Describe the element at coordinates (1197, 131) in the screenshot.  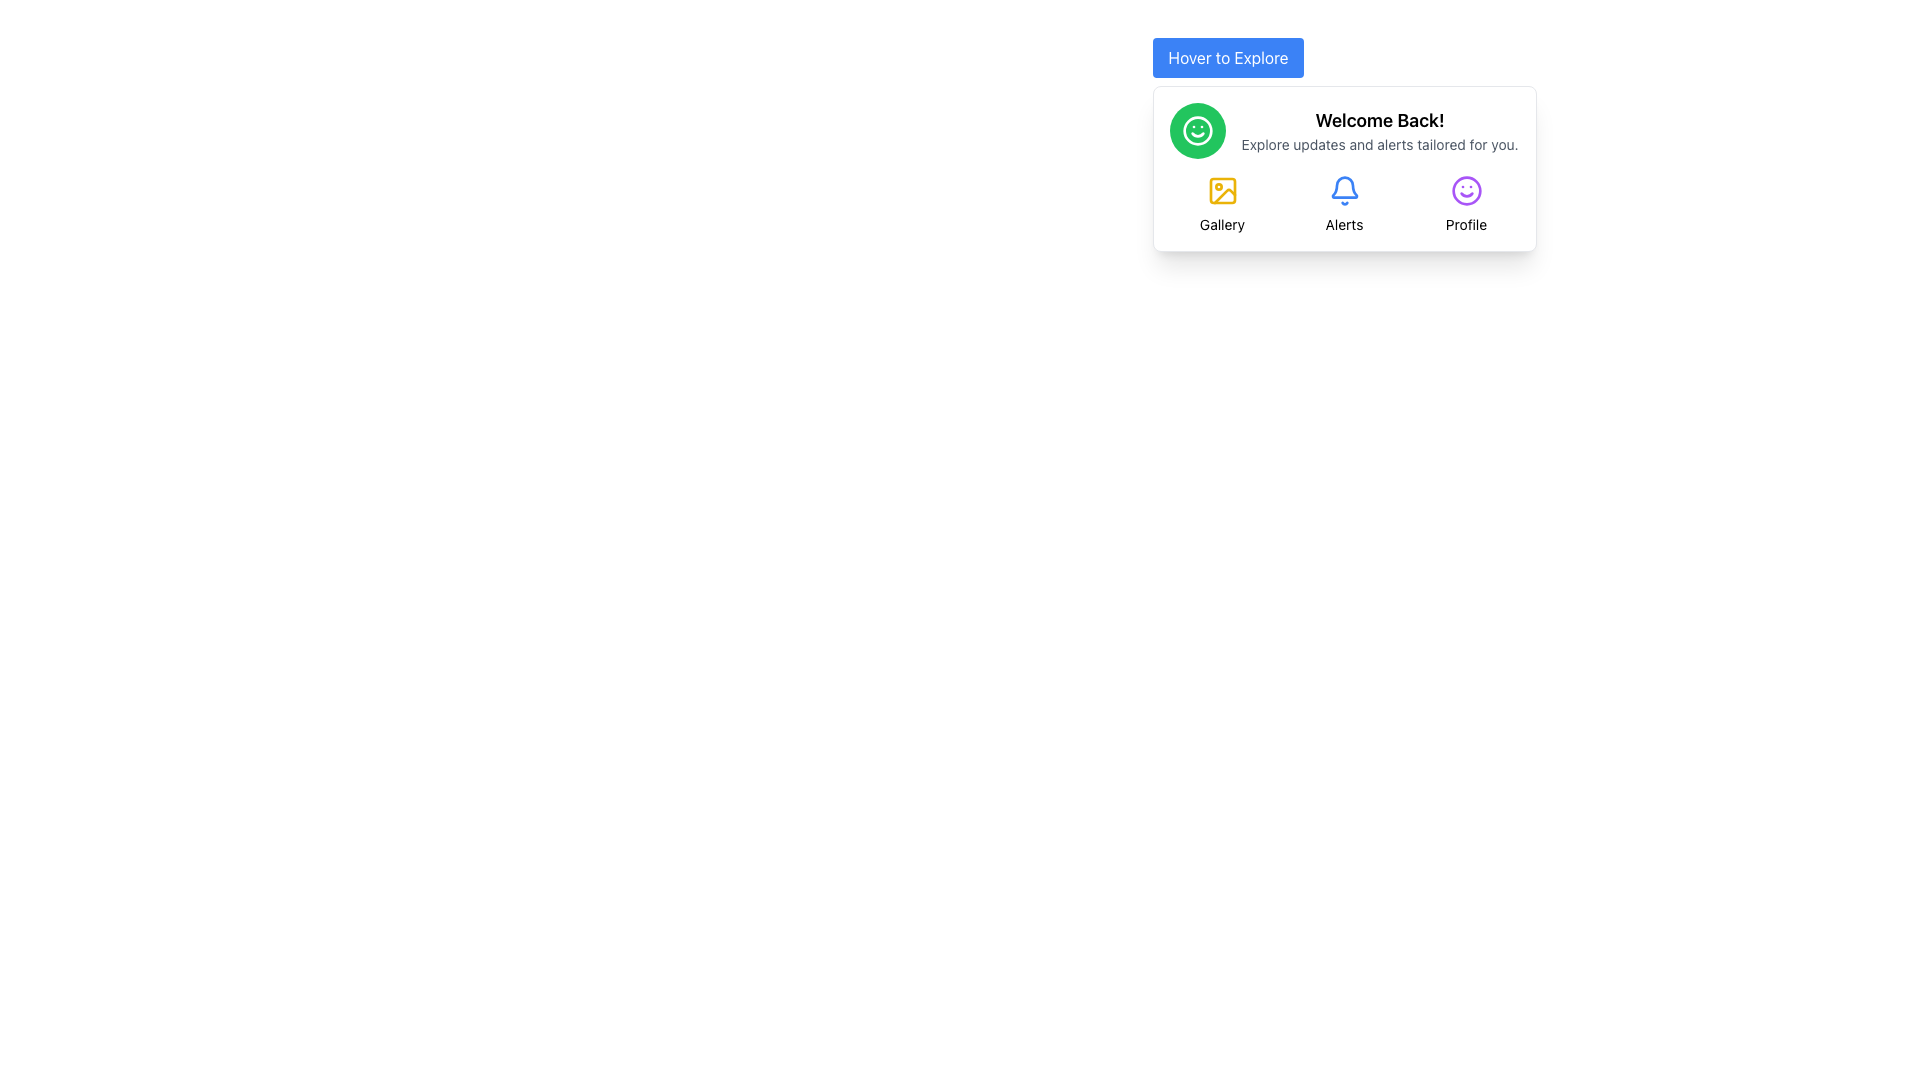
I see `the decorative smiling face icon located to the left of the 'Welcome Back!' heading` at that location.